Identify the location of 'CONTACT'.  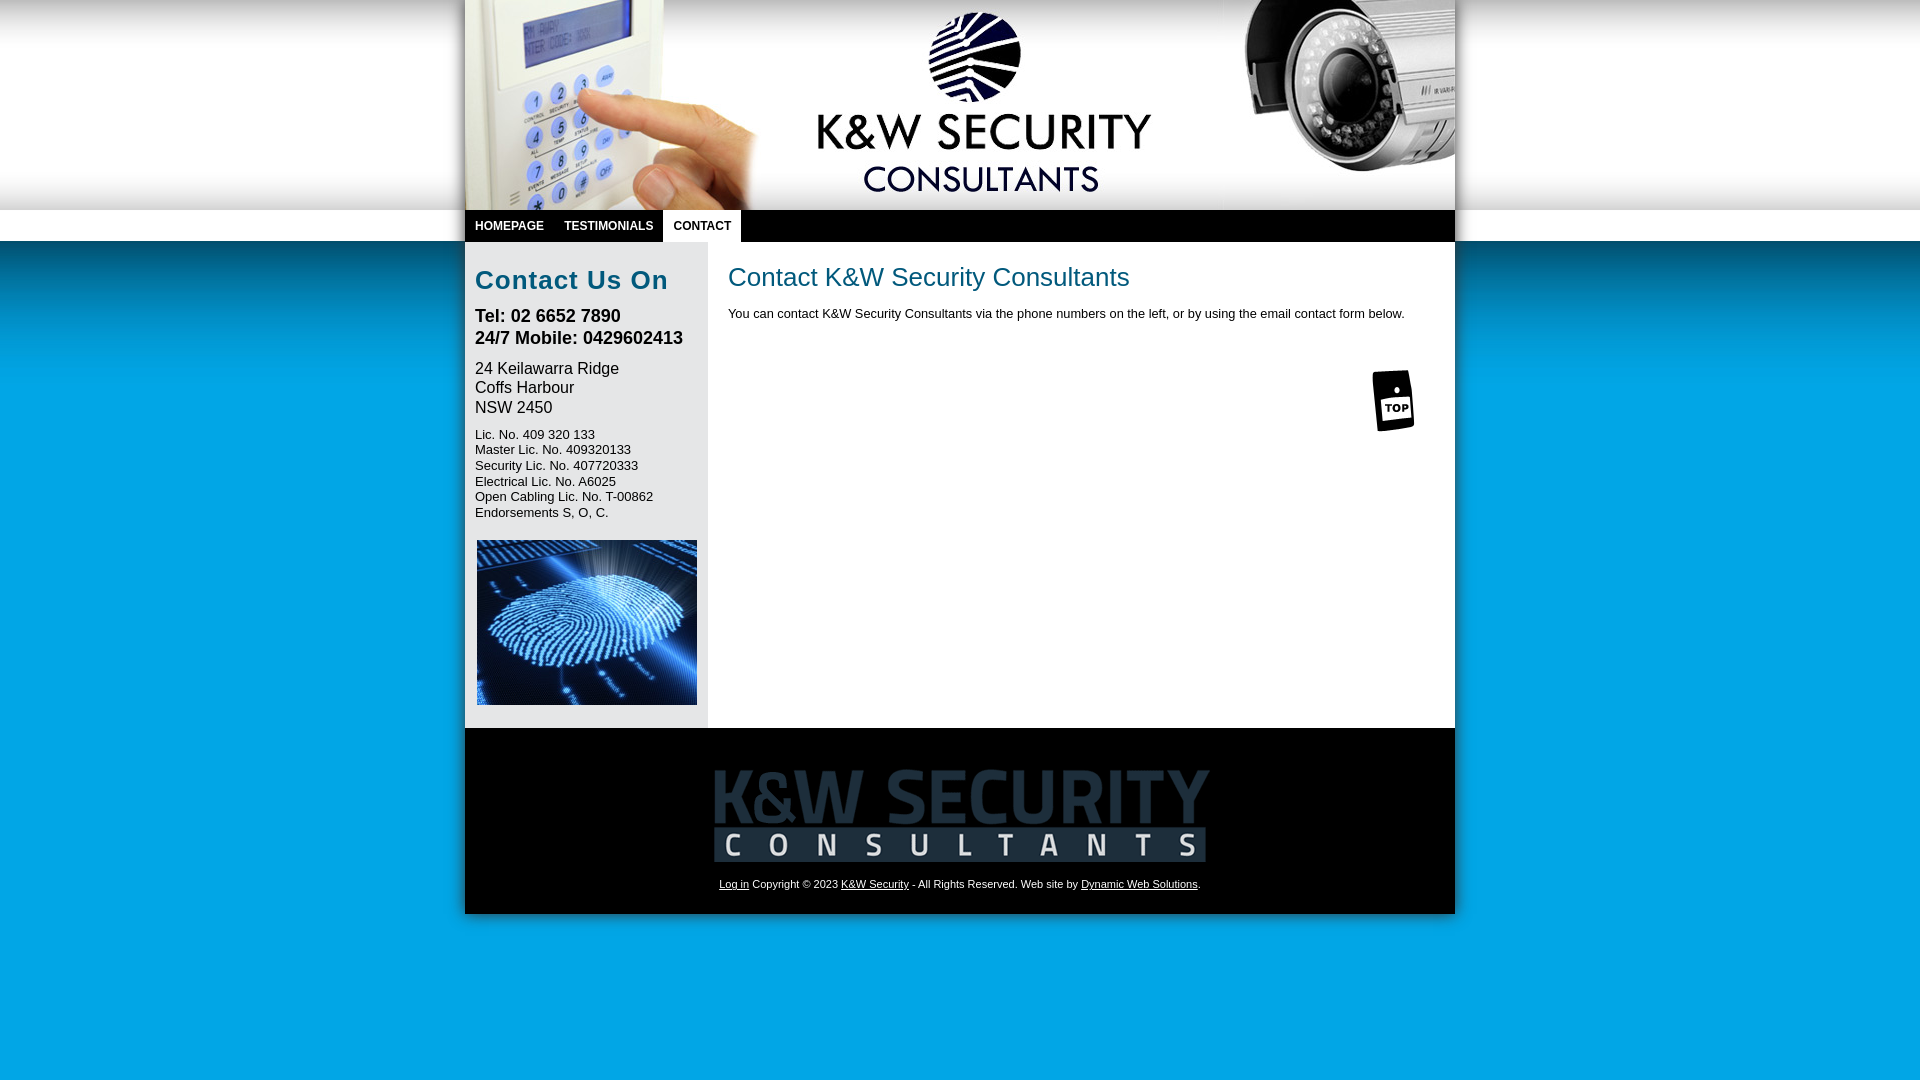
(701, 225).